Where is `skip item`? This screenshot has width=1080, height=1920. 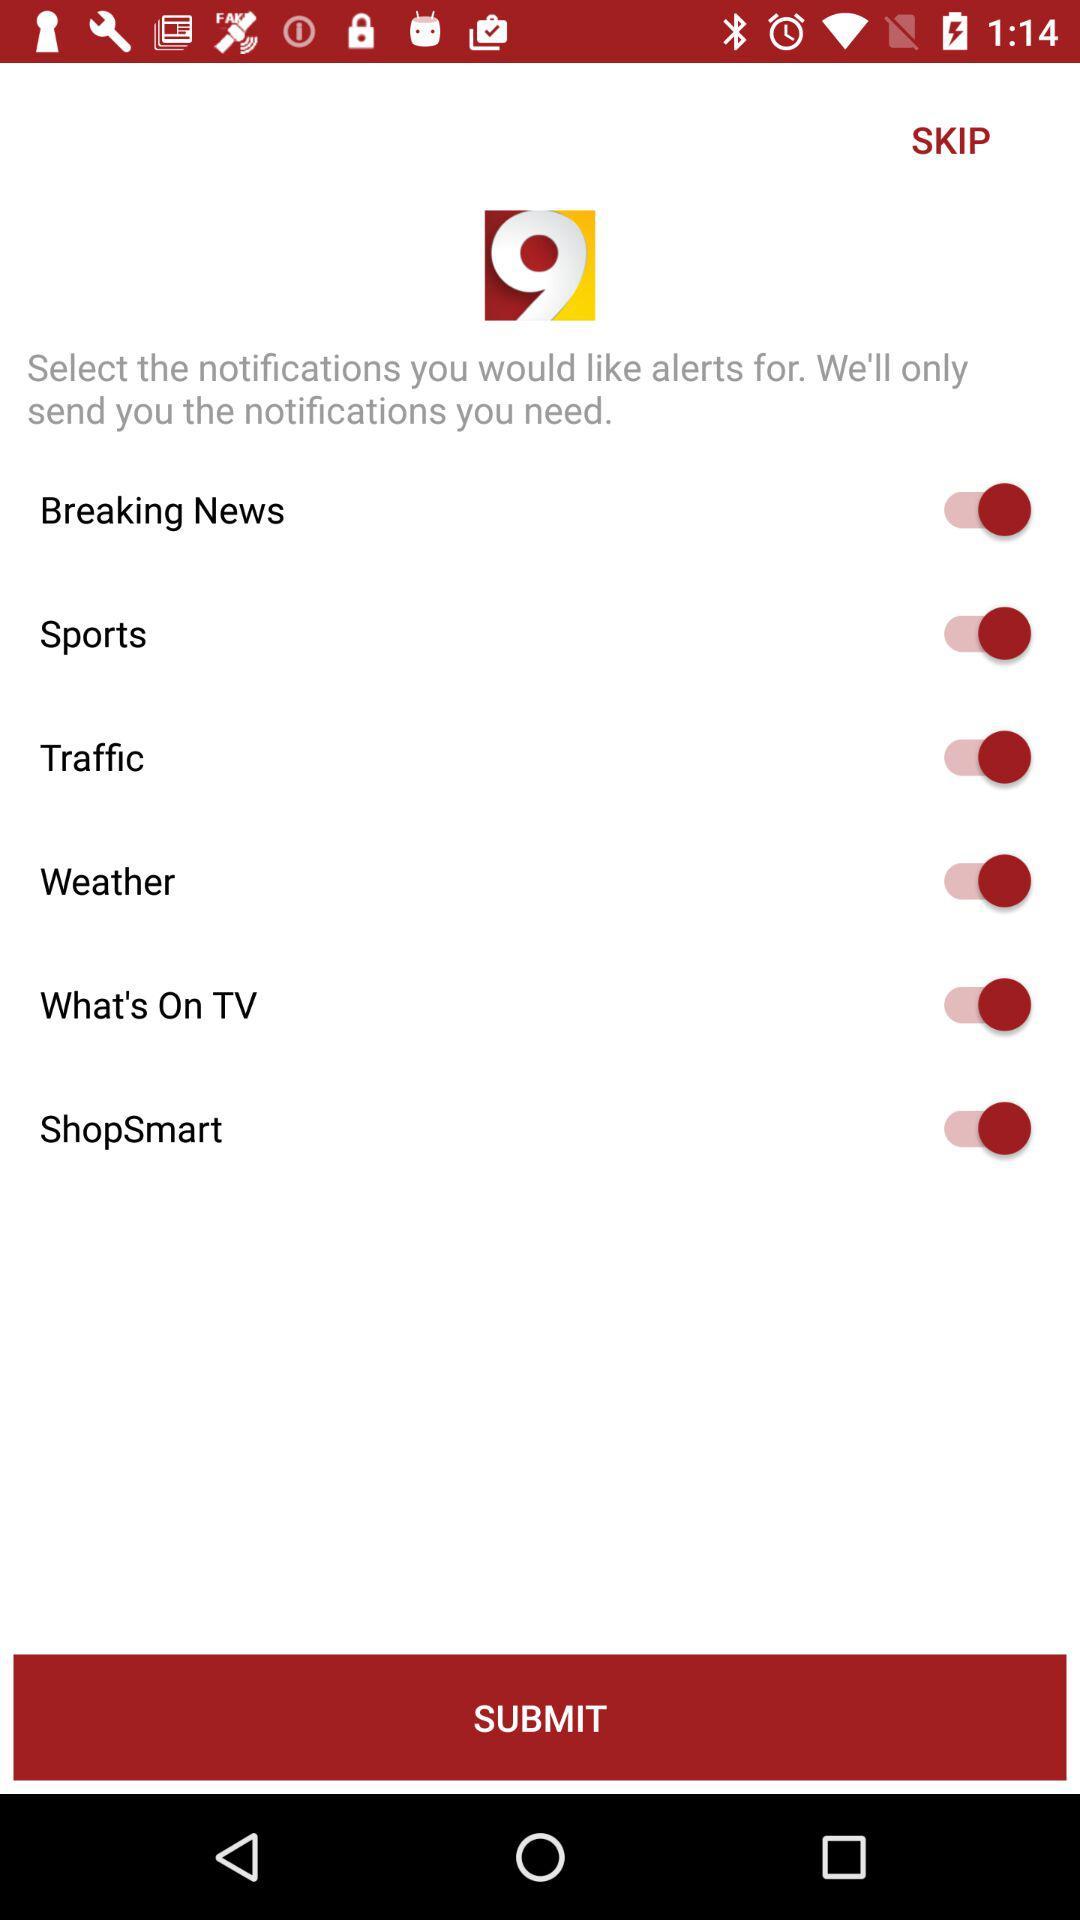
skip item is located at coordinates (950, 138).